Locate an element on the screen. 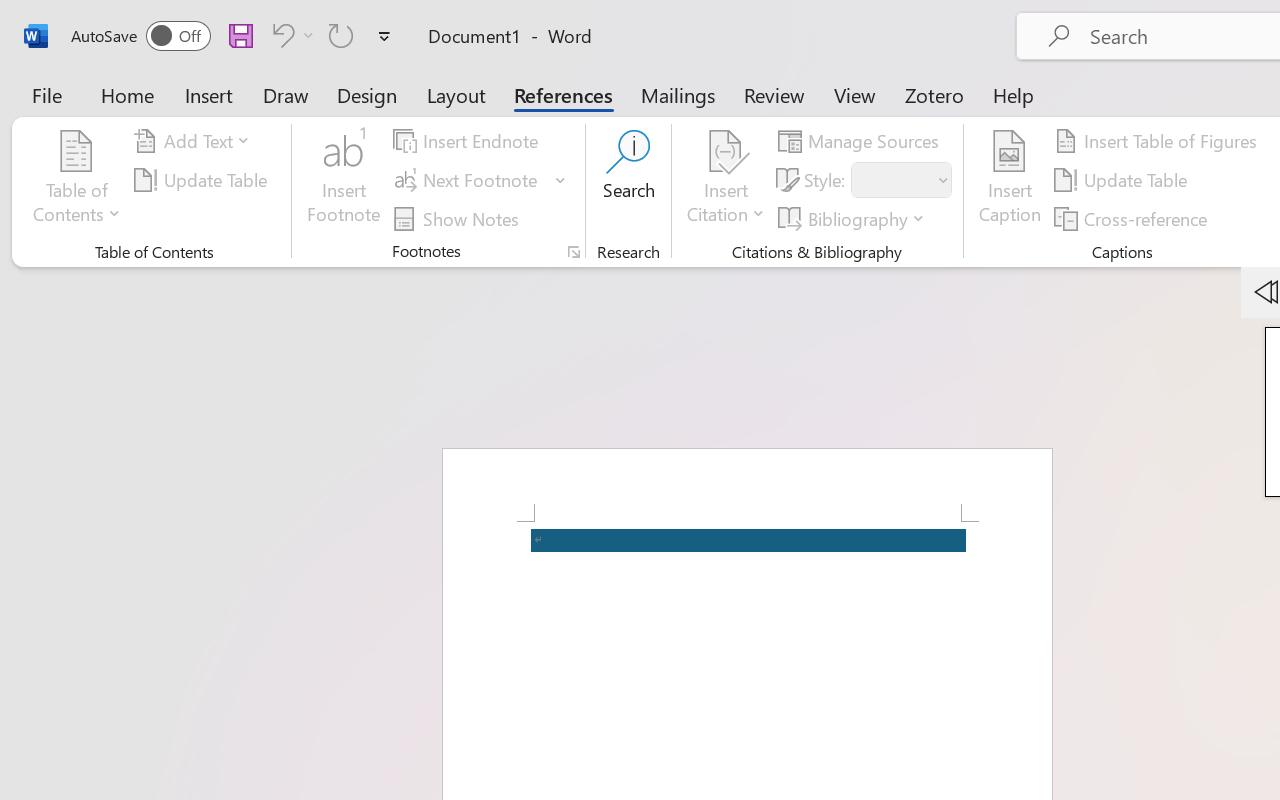 This screenshot has height=800, width=1280. 'Next Footnote' is located at coordinates (480, 179).